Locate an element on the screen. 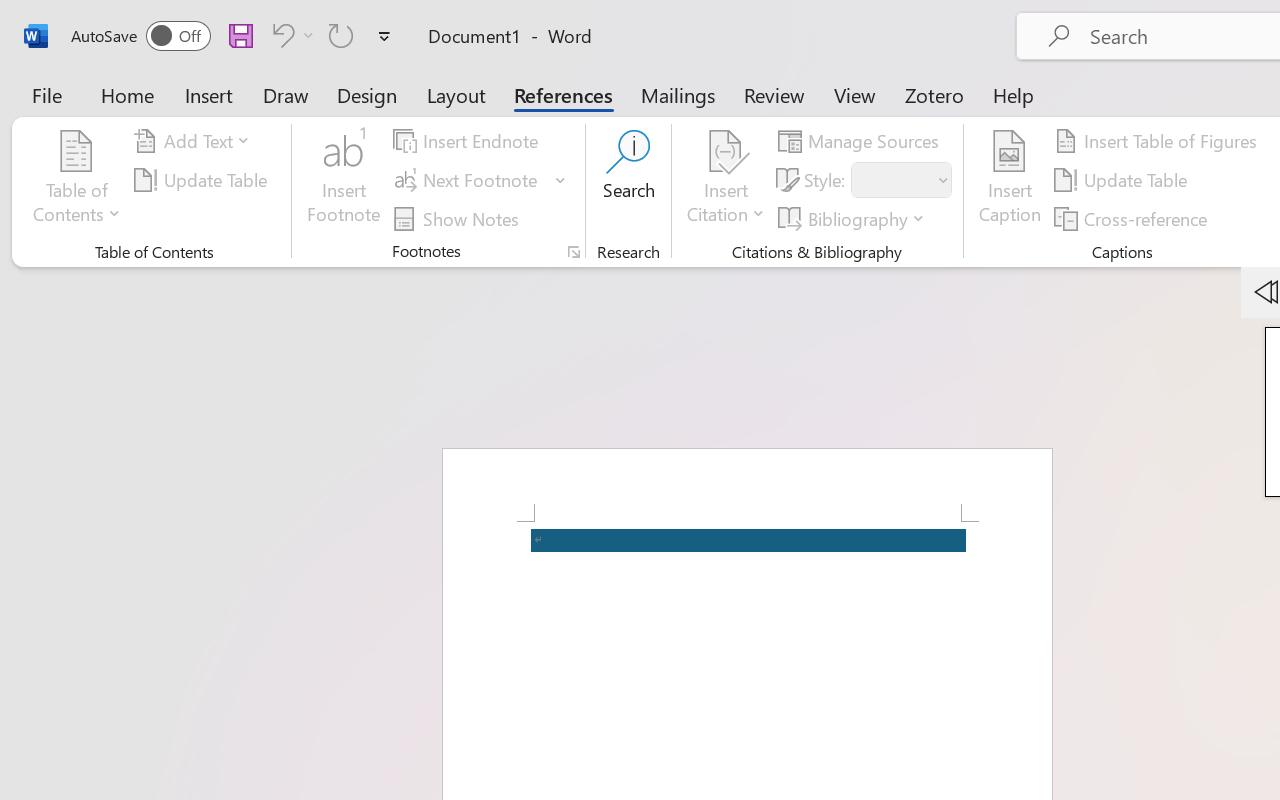 This screenshot has height=800, width=1280. 'Next Footnote' is located at coordinates (480, 179).